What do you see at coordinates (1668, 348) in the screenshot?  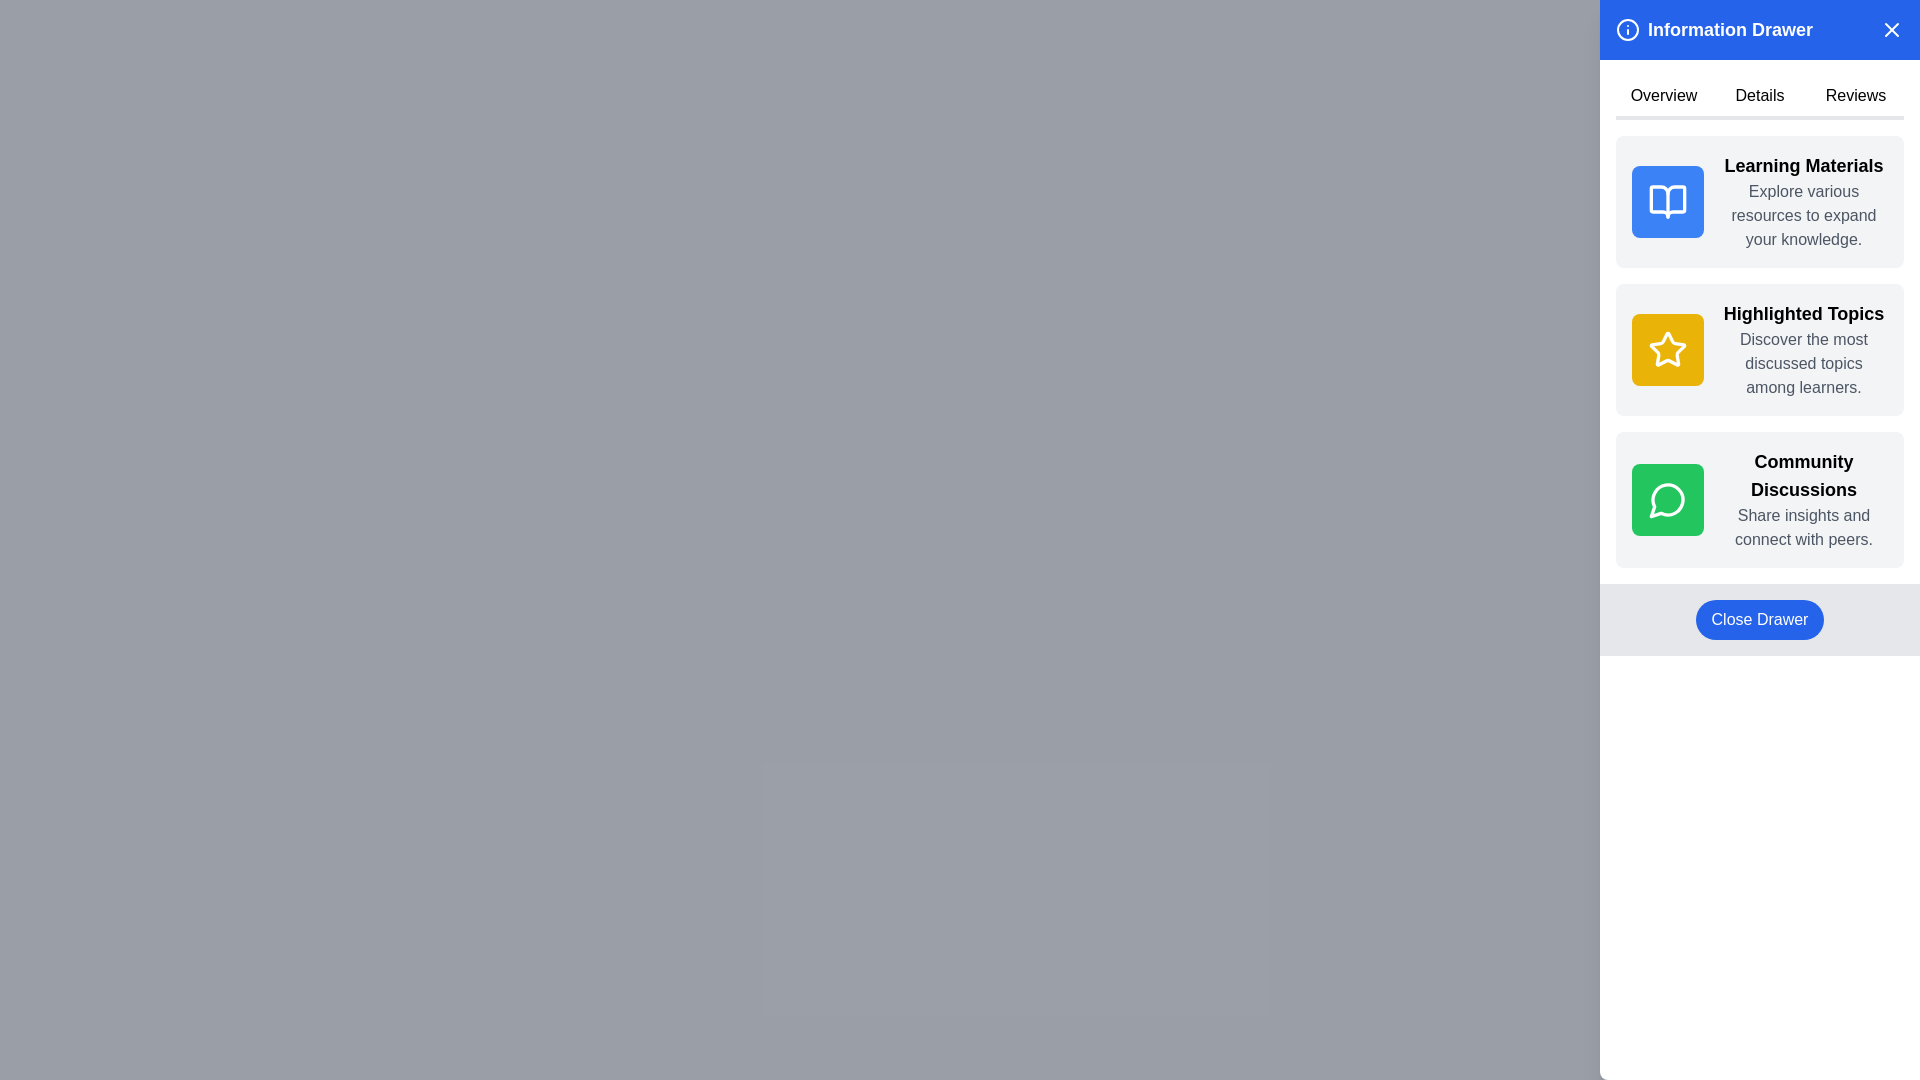 I see `the star-shaped icon with a yellow fill and a white outline located in the 'Highlighted Topics' panel, positioned between 'Learning Materials' and 'Community Discussions'` at bounding box center [1668, 348].